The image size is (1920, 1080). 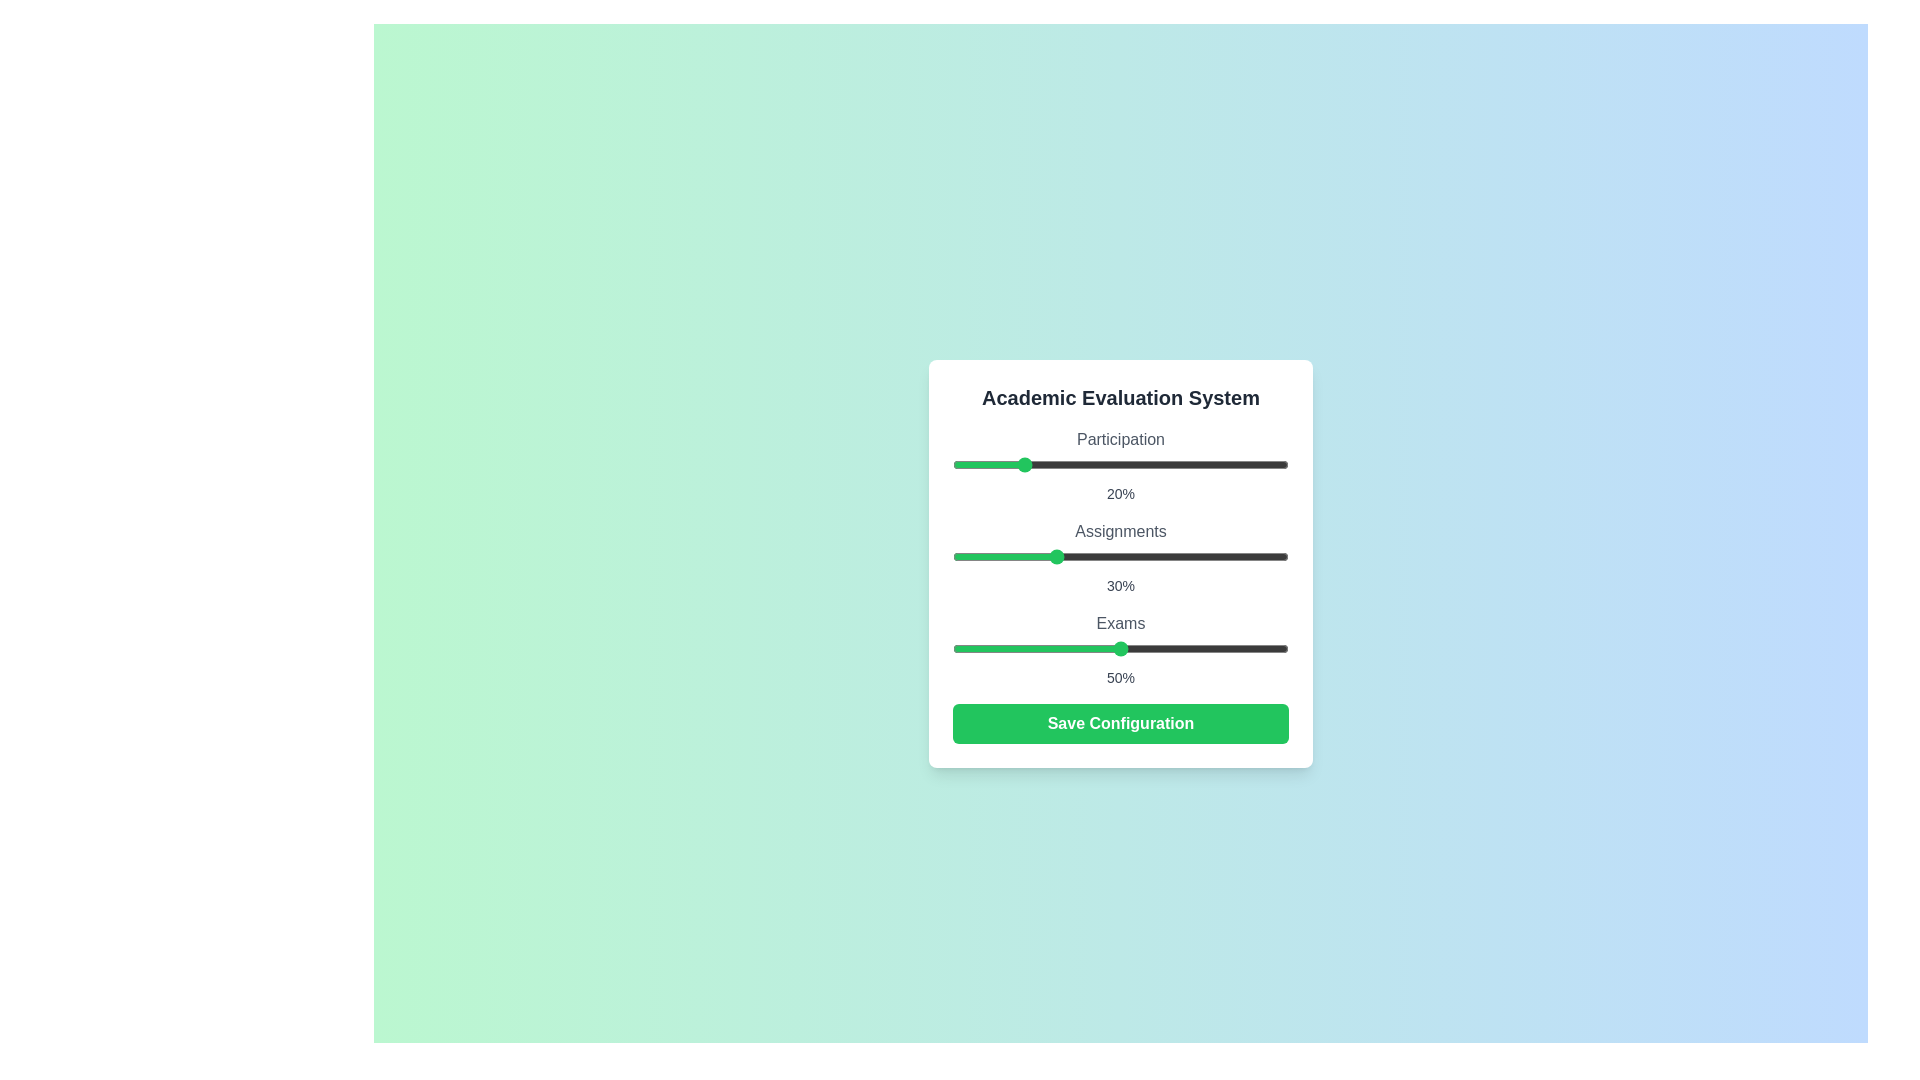 I want to click on the Save Configuration button element to observe visual feedback, so click(x=1121, y=724).